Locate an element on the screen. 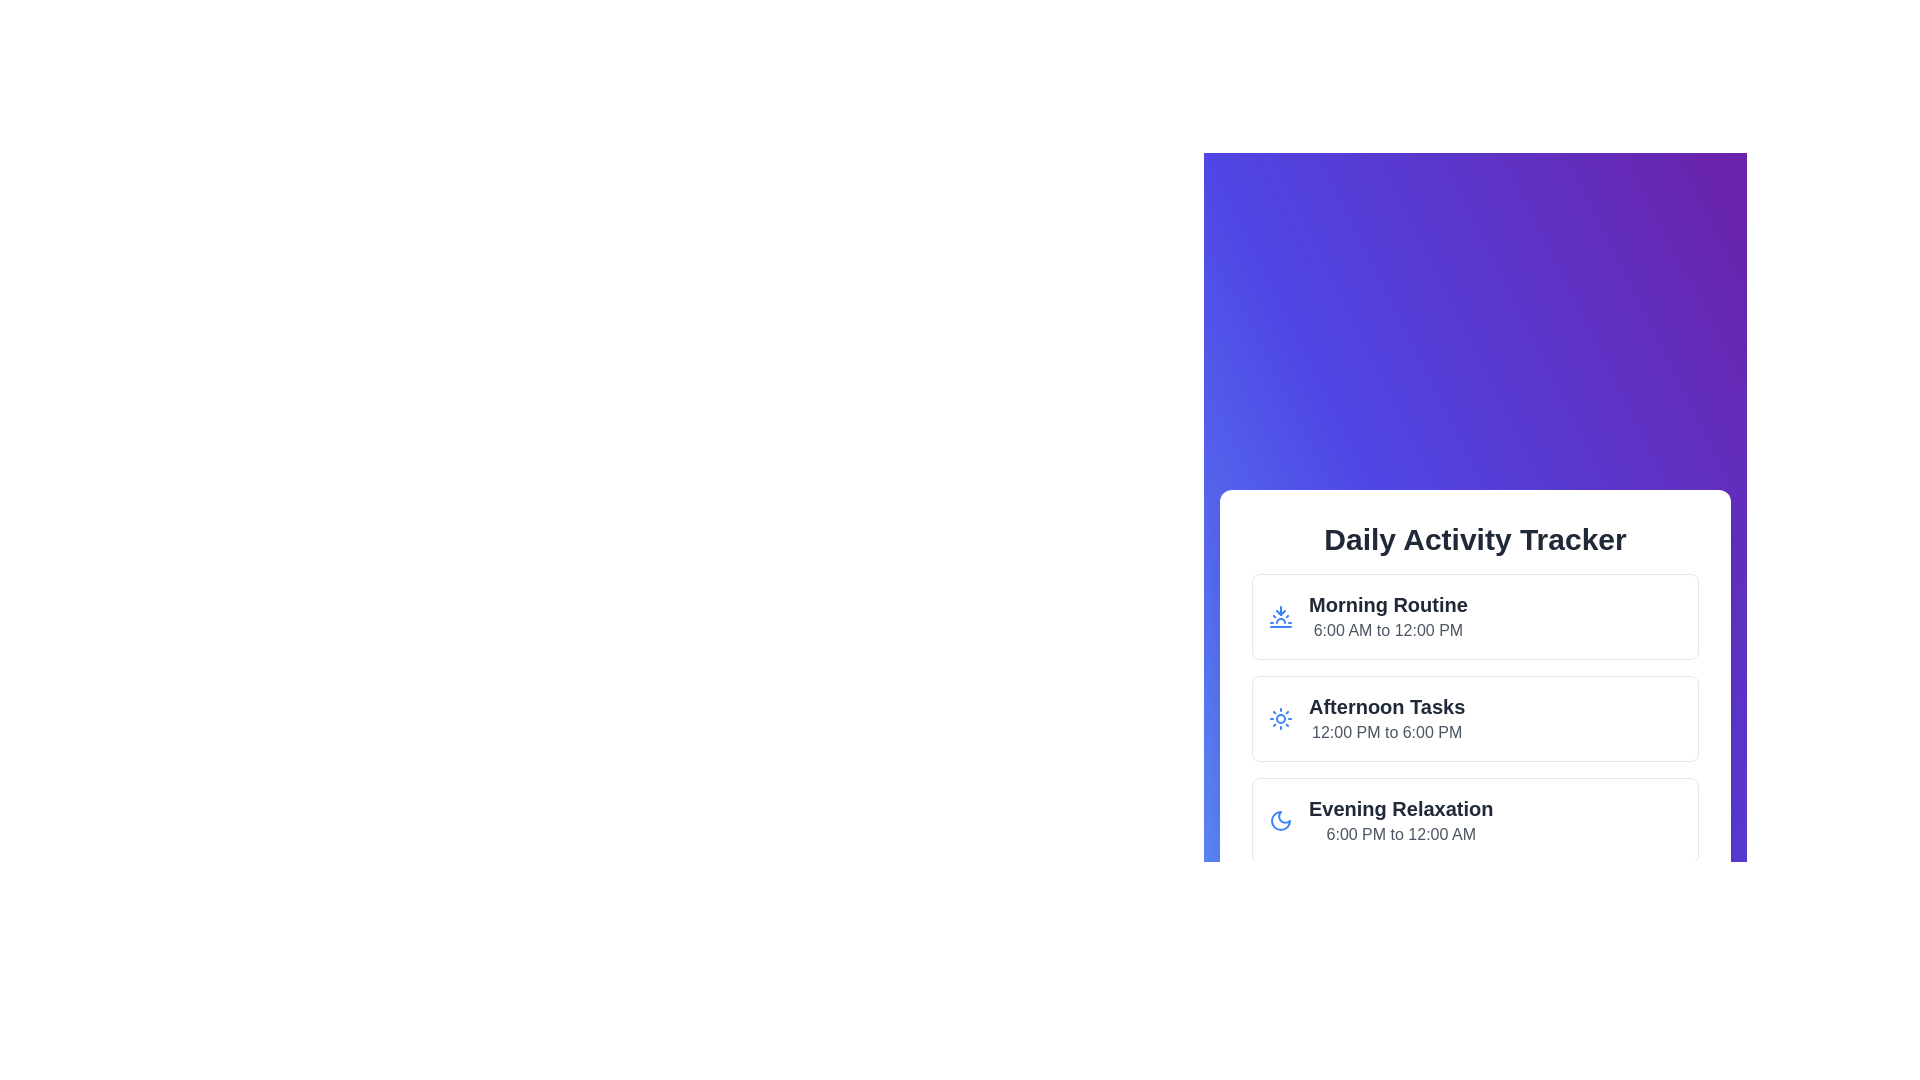  the text label displaying 'Evening Relaxation' which is styled in black and located in the last row of the daily activities list under 'Daily Activity Tracker.' is located at coordinates (1400, 808).